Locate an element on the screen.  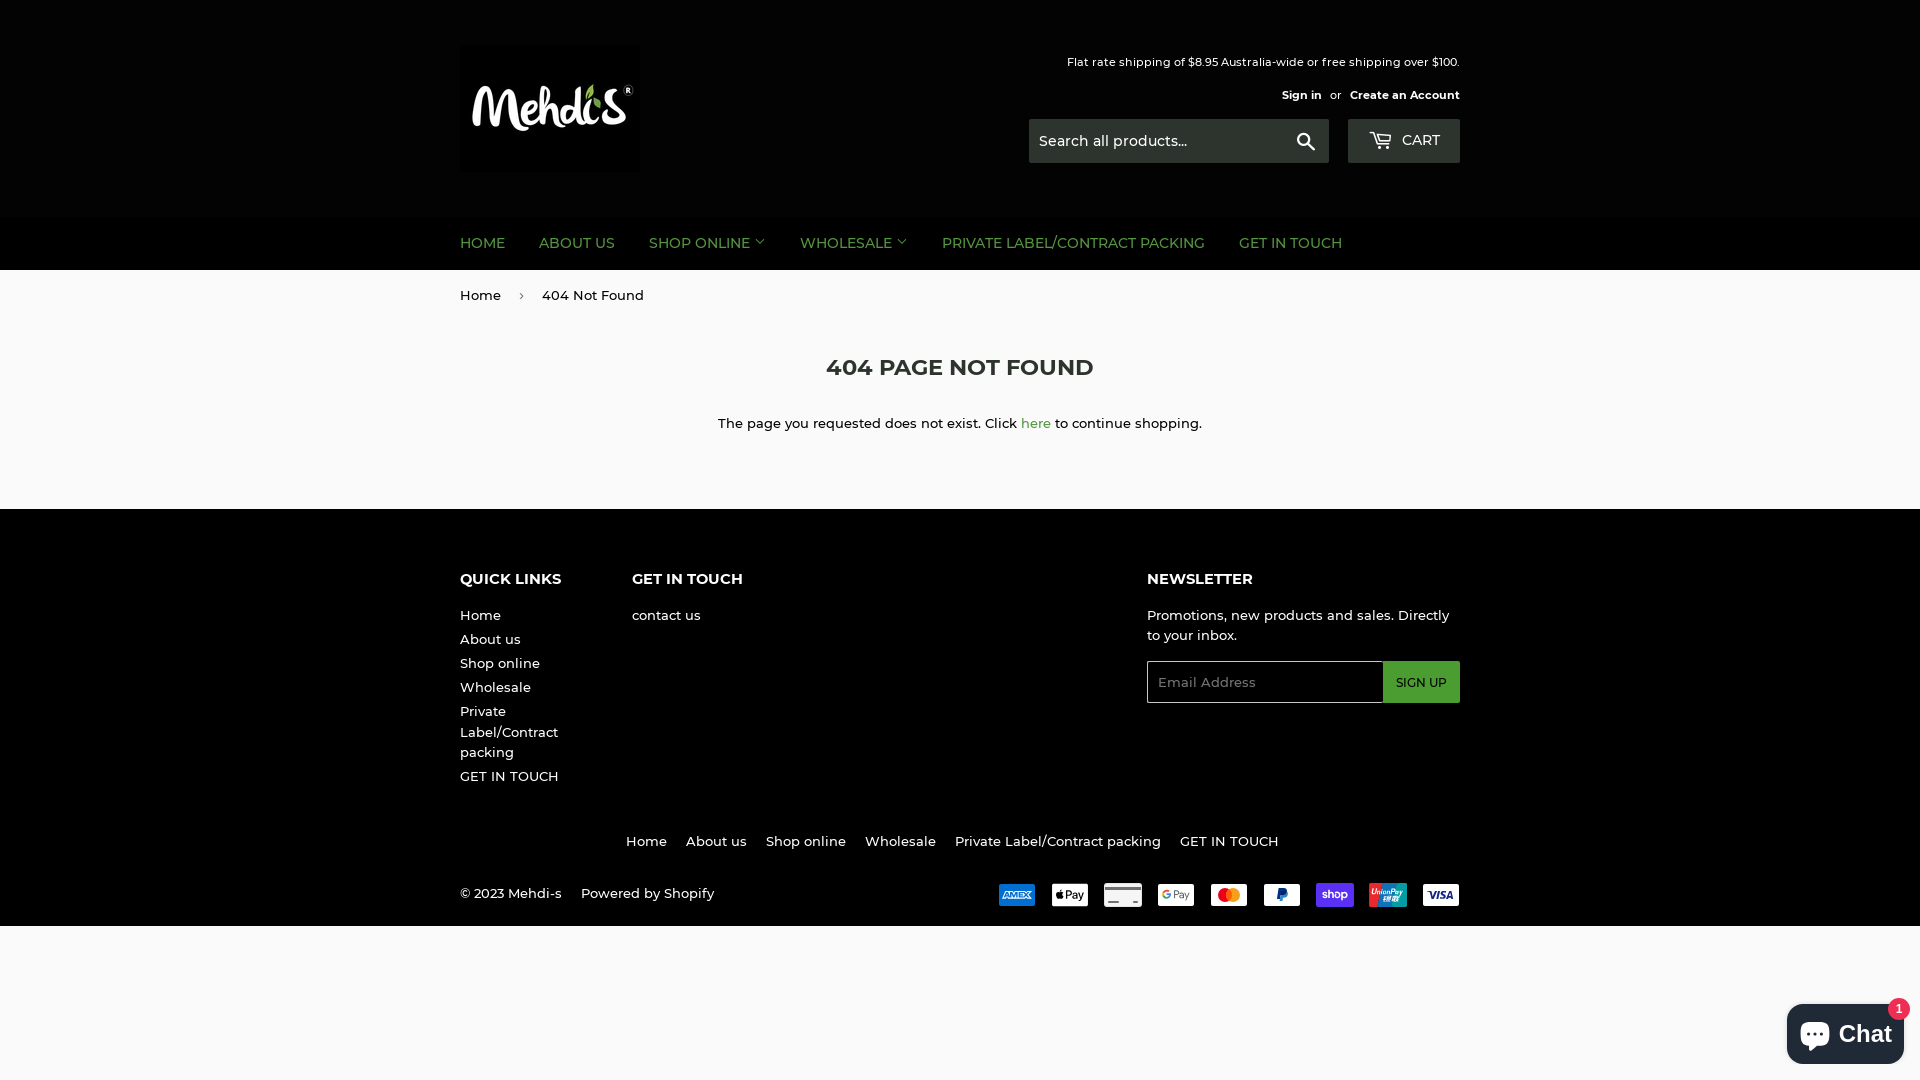
'SIGN UP' is located at coordinates (1381, 681).